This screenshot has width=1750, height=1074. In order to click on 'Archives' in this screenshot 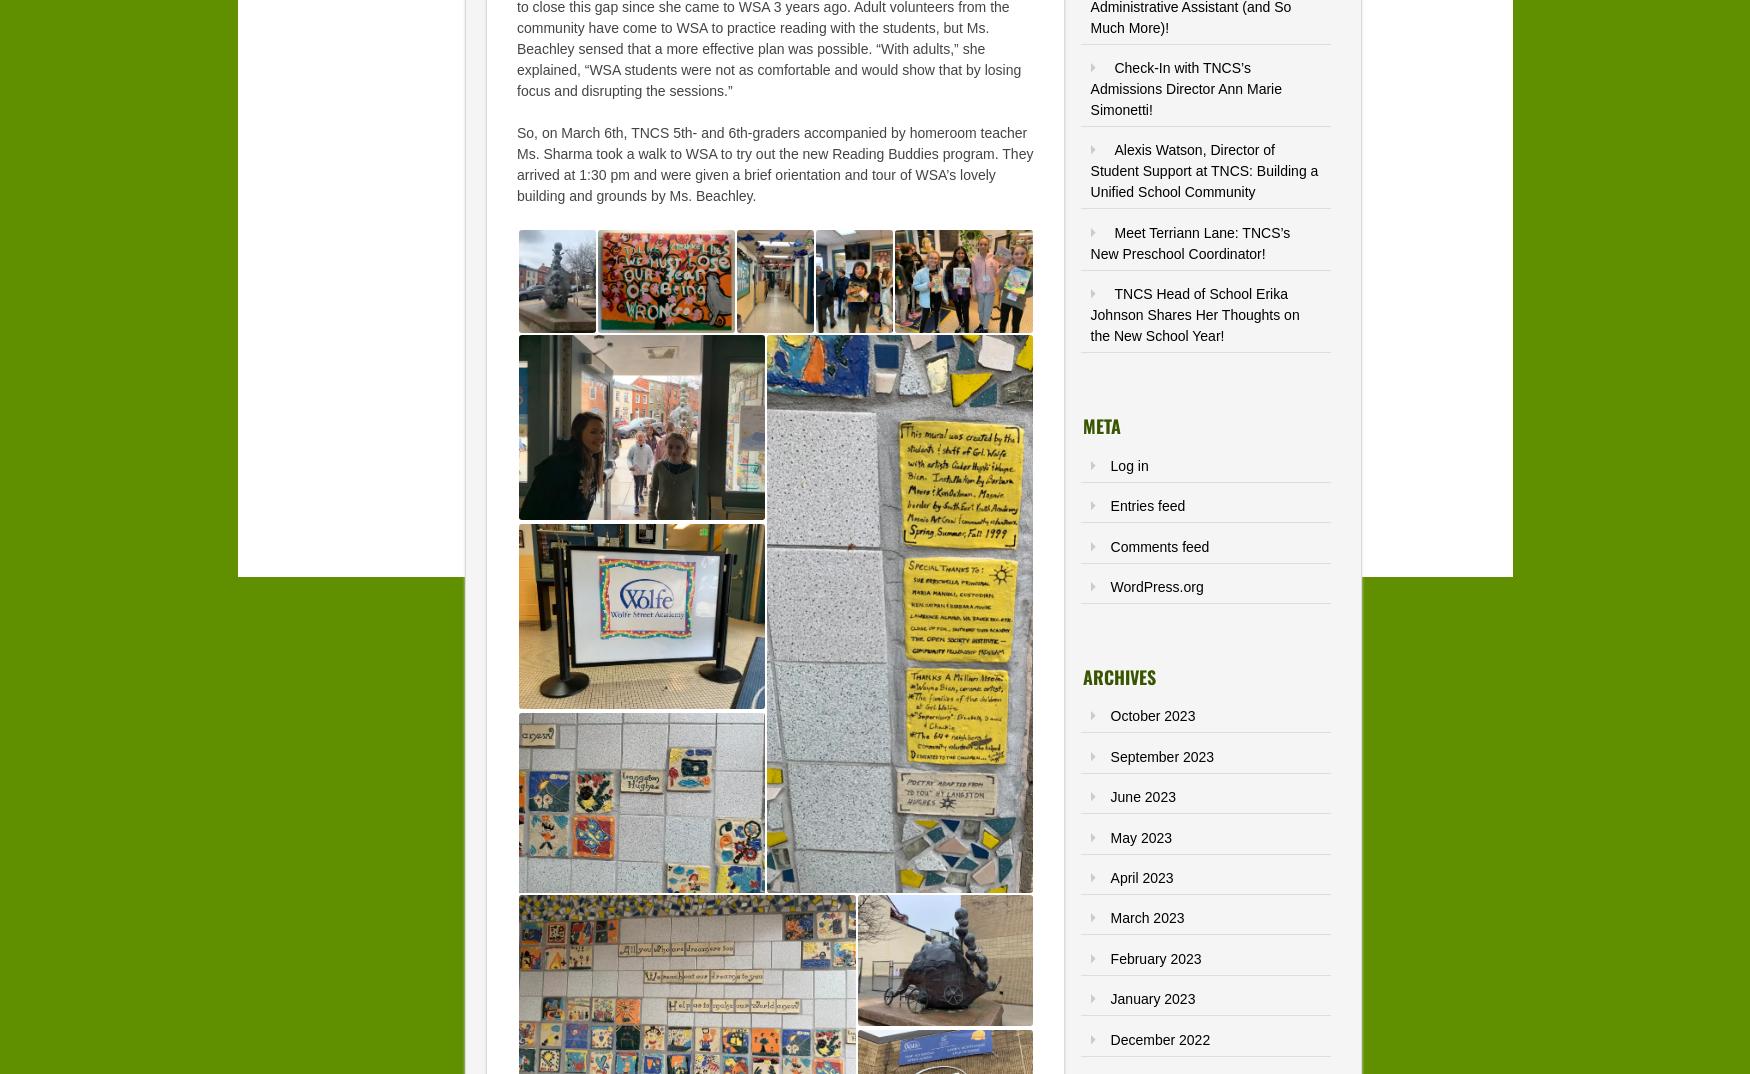, I will do `click(1118, 676)`.